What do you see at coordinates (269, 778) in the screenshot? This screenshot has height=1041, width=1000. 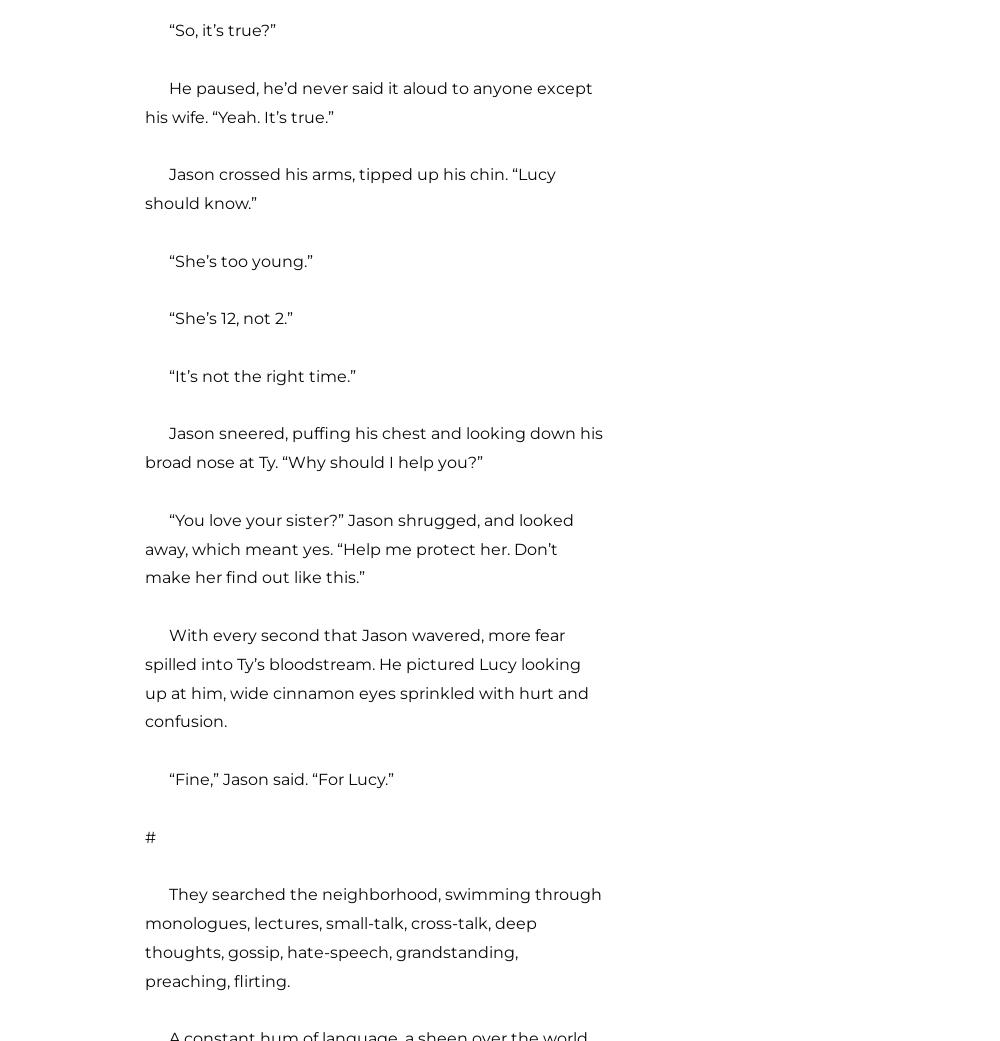 I see `'“Fine,” Jason said. “For Lucy.”'` at bounding box center [269, 778].